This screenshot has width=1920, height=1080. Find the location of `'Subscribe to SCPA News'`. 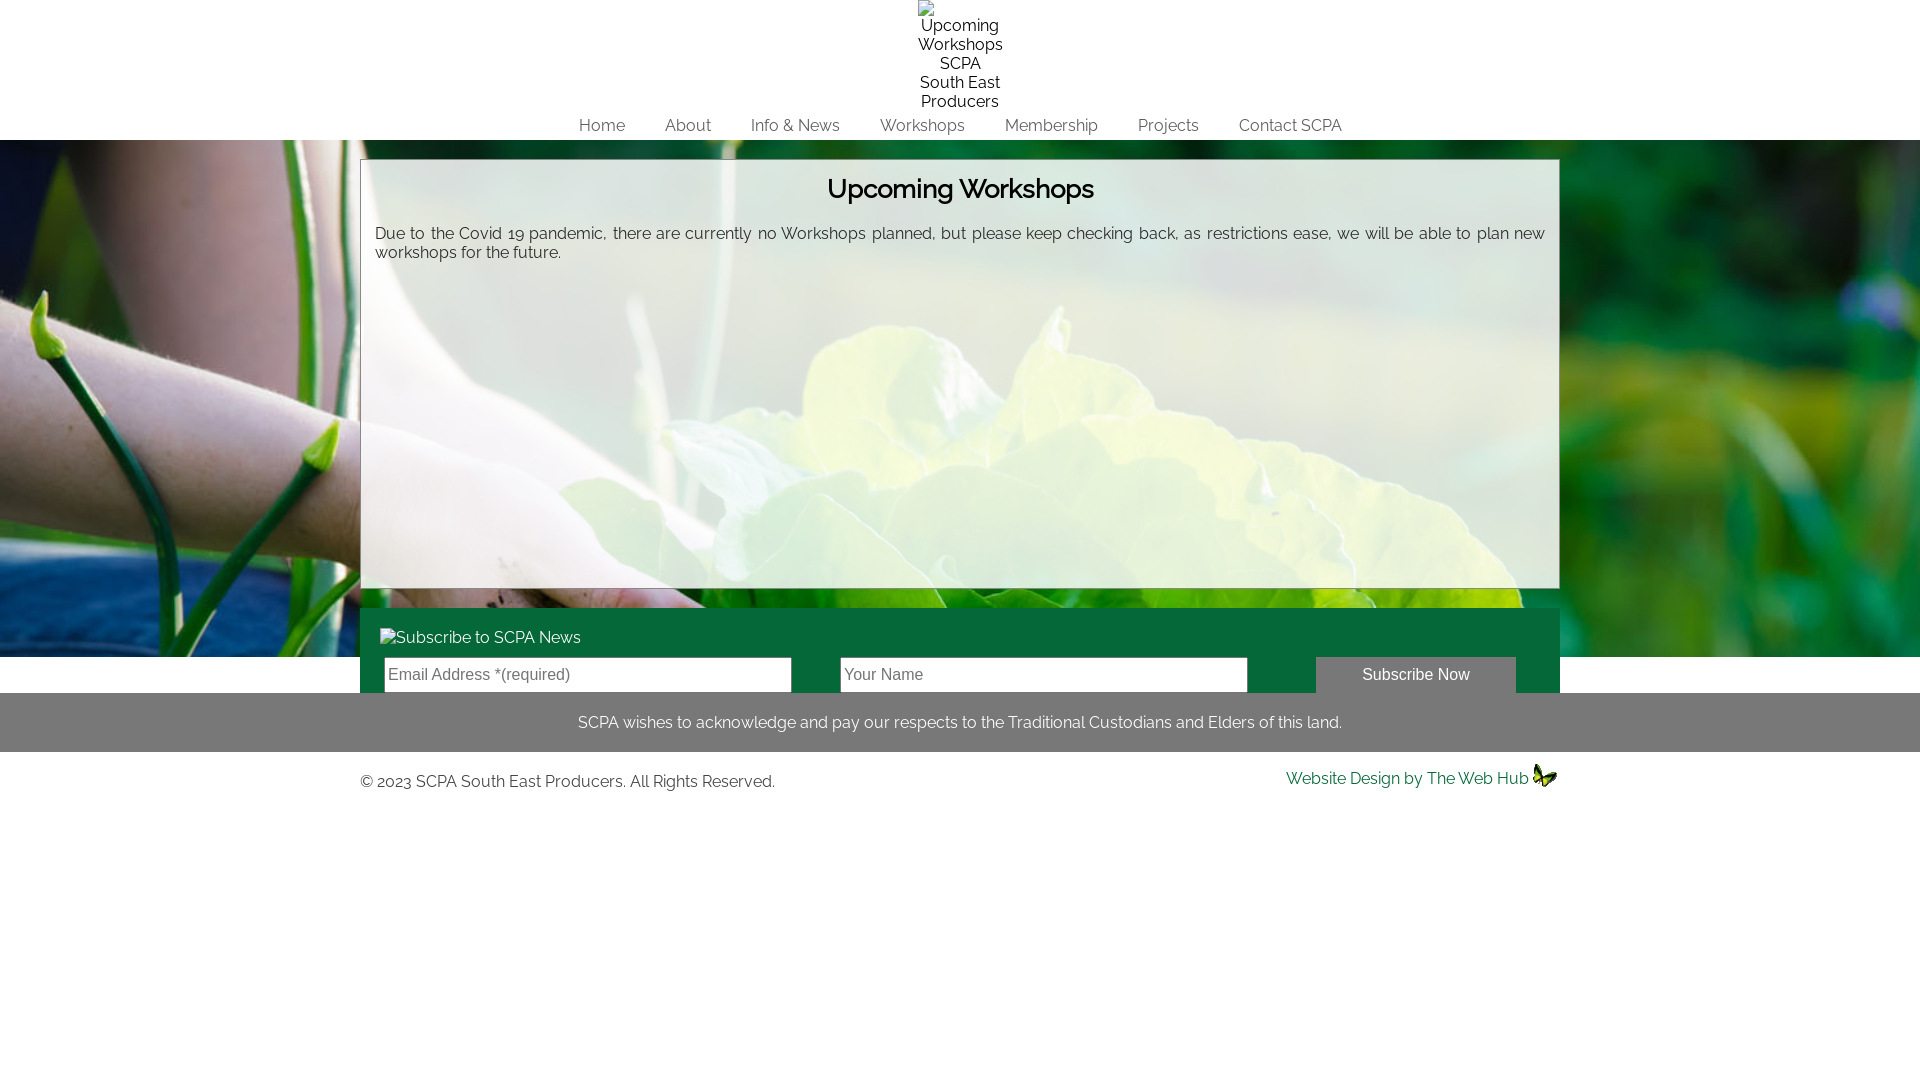

'Subscribe to SCPA News' is located at coordinates (469, 632).